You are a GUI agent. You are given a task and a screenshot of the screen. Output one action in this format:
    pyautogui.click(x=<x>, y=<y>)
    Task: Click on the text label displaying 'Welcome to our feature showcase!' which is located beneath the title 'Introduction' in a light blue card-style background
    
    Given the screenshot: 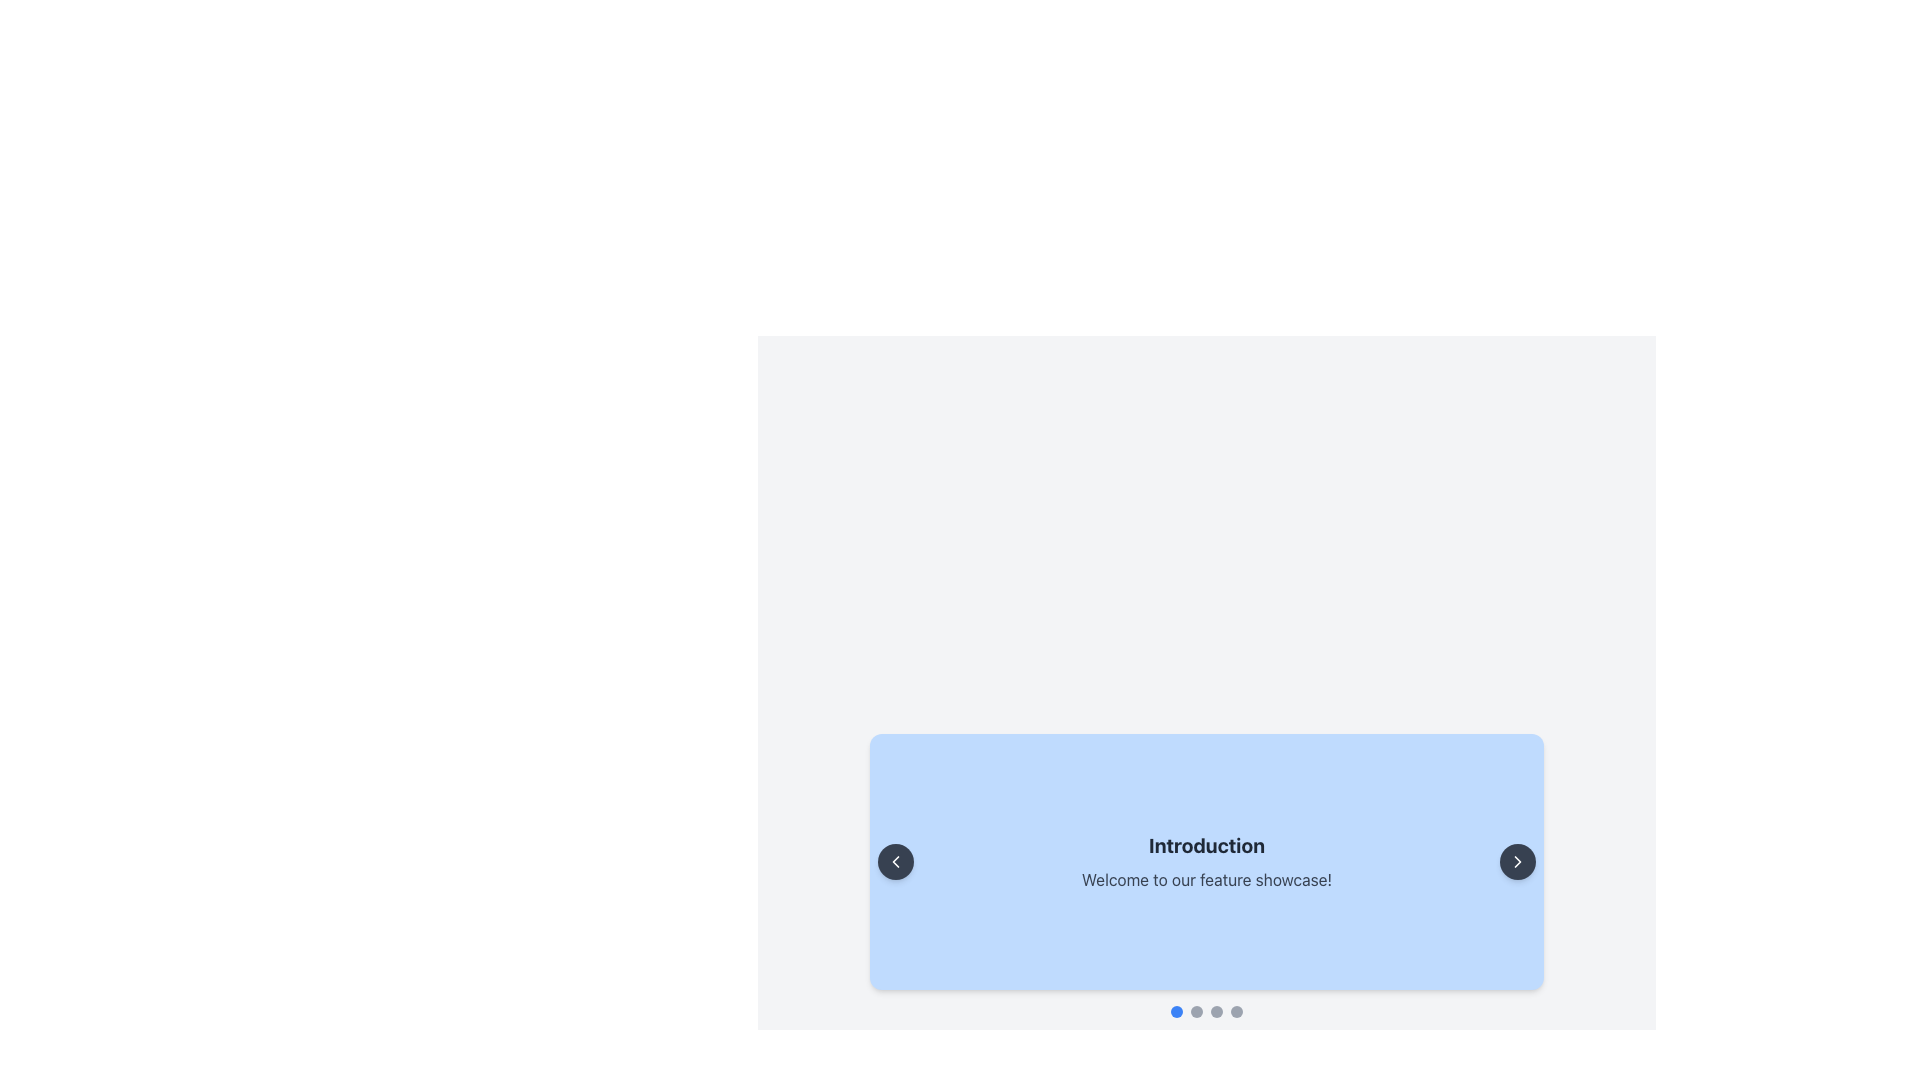 What is the action you would take?
    pyautogui.click(x=1205, y=878)
    